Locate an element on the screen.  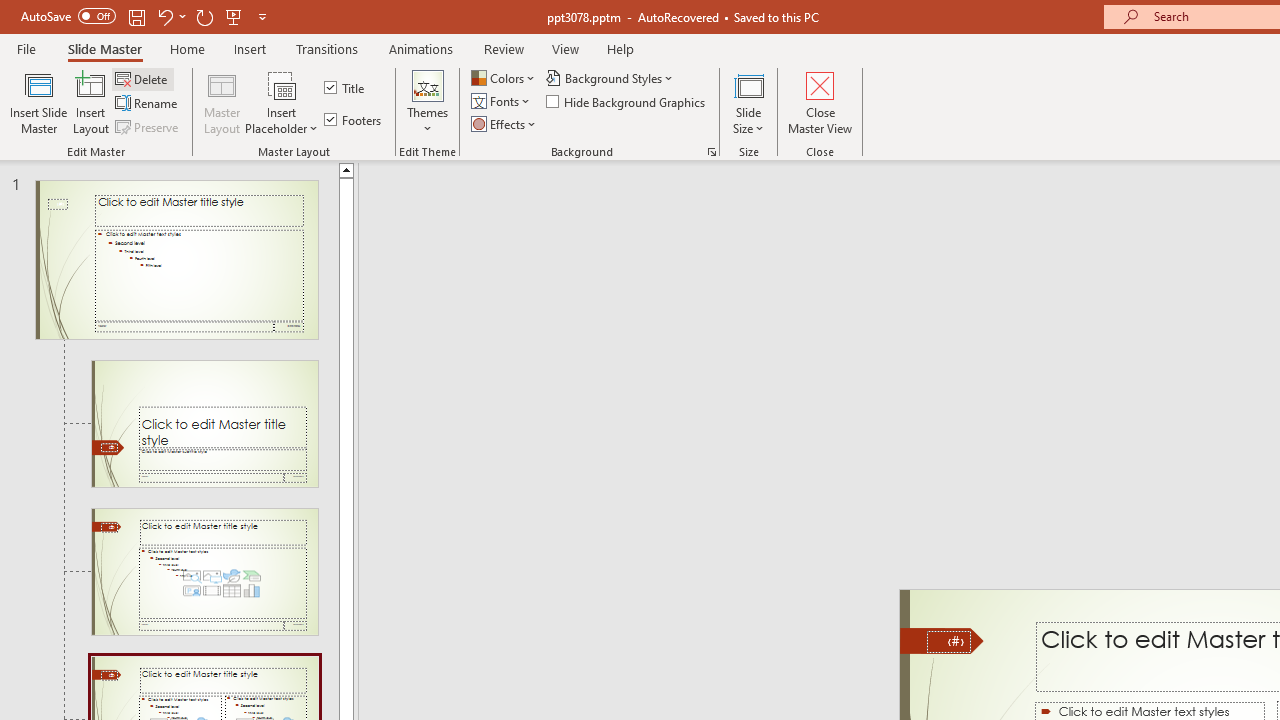
'Format Background...' is located at coordinates (711, 150).